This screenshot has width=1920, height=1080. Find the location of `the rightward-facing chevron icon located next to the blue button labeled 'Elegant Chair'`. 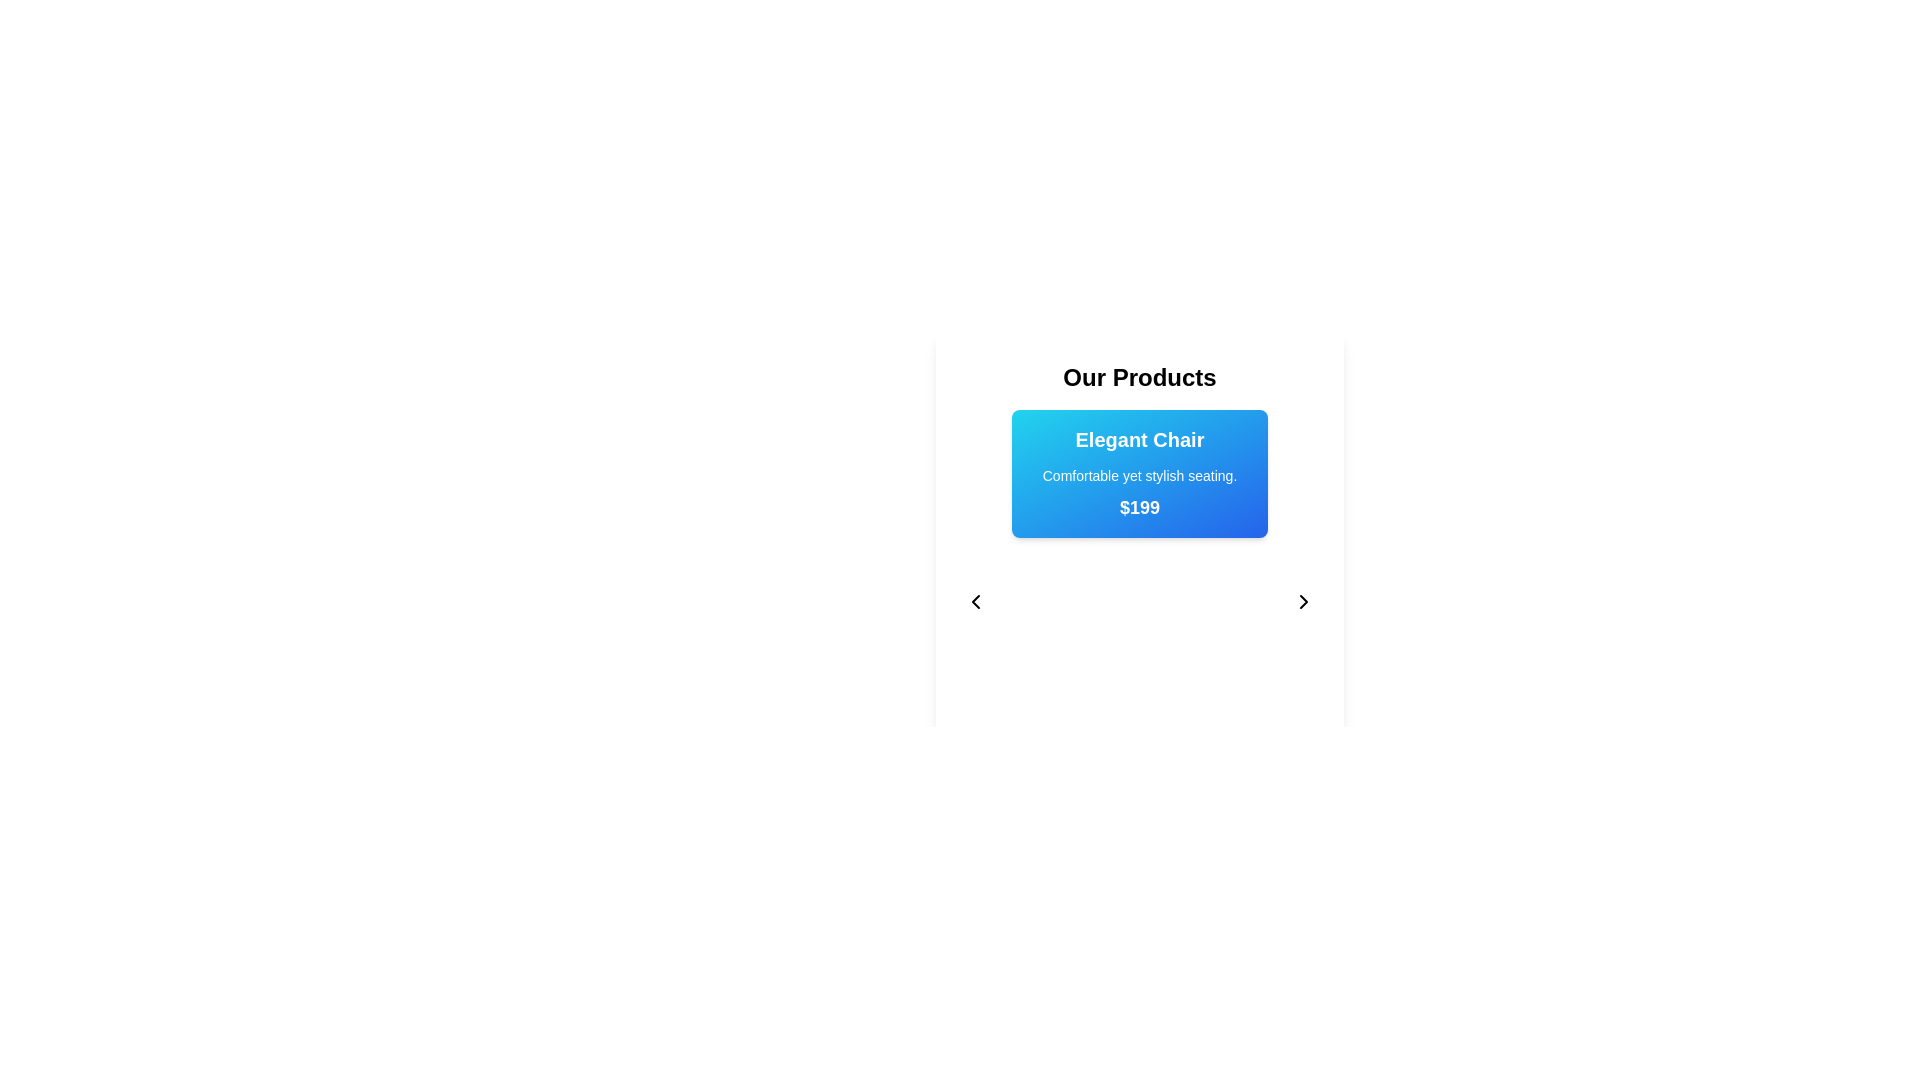

the rightward-facing chevron icon located next to the blue button labeled 'Elegant Chair' is located at coordinates (1304, 600).